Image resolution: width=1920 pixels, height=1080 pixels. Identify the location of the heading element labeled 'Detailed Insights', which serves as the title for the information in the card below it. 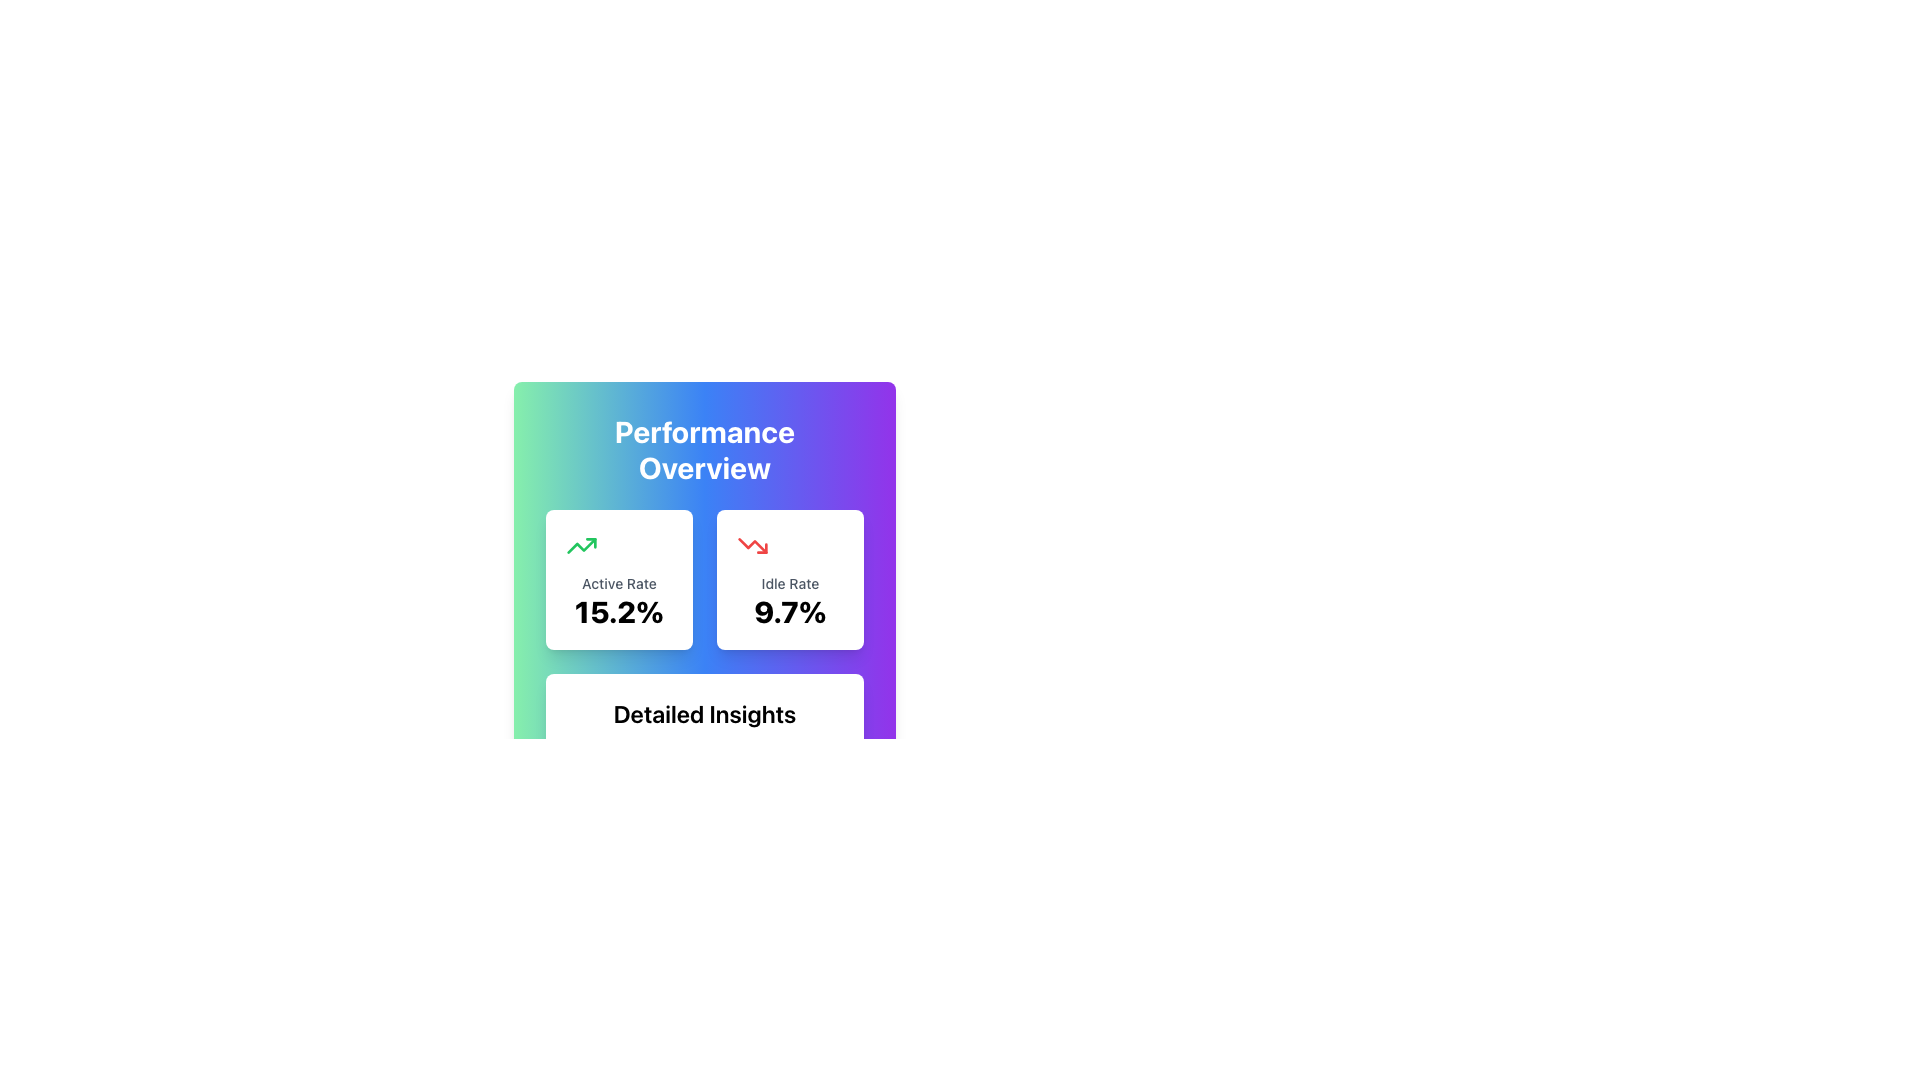
(705, 712).